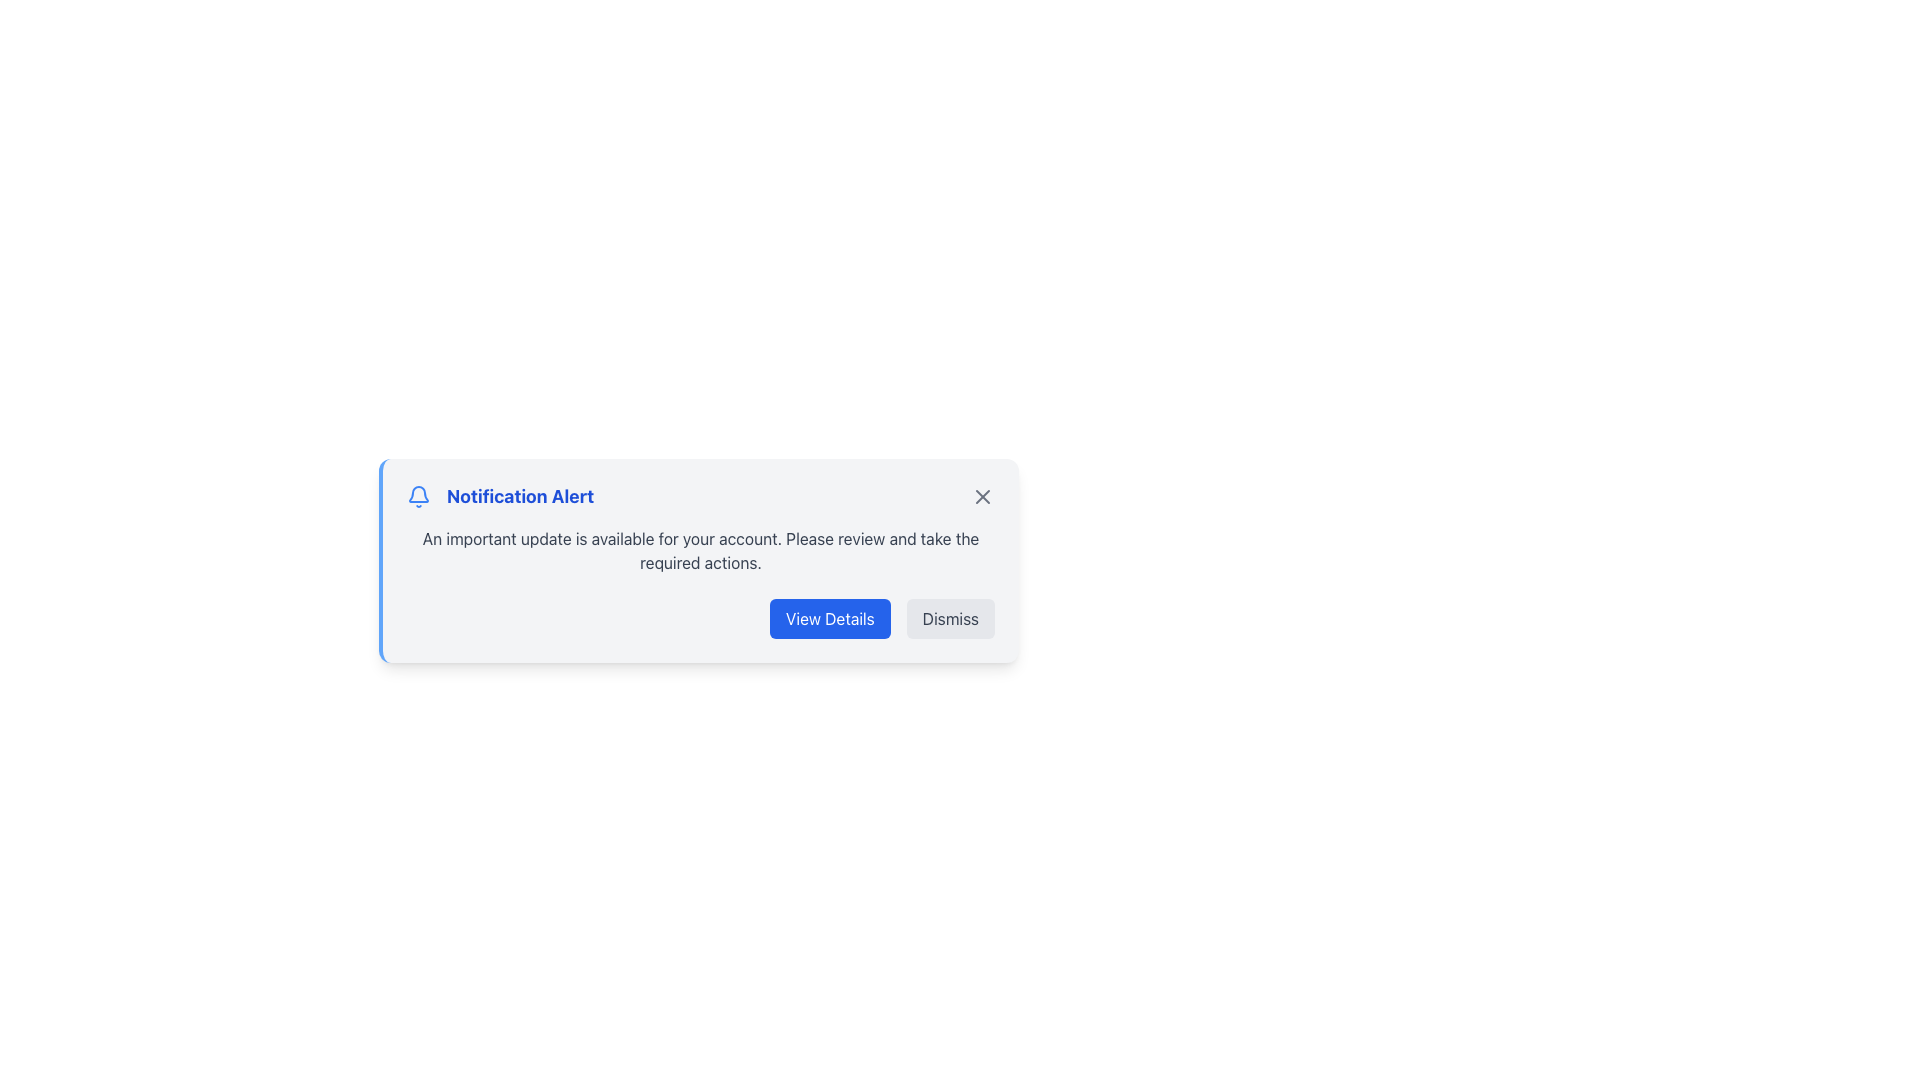 This screenshot has width=1920, height=1080. I want to click on the decorative notification icon located to the left of the 'Notification Alert' text at the top of the notification card, so click(417, 496).